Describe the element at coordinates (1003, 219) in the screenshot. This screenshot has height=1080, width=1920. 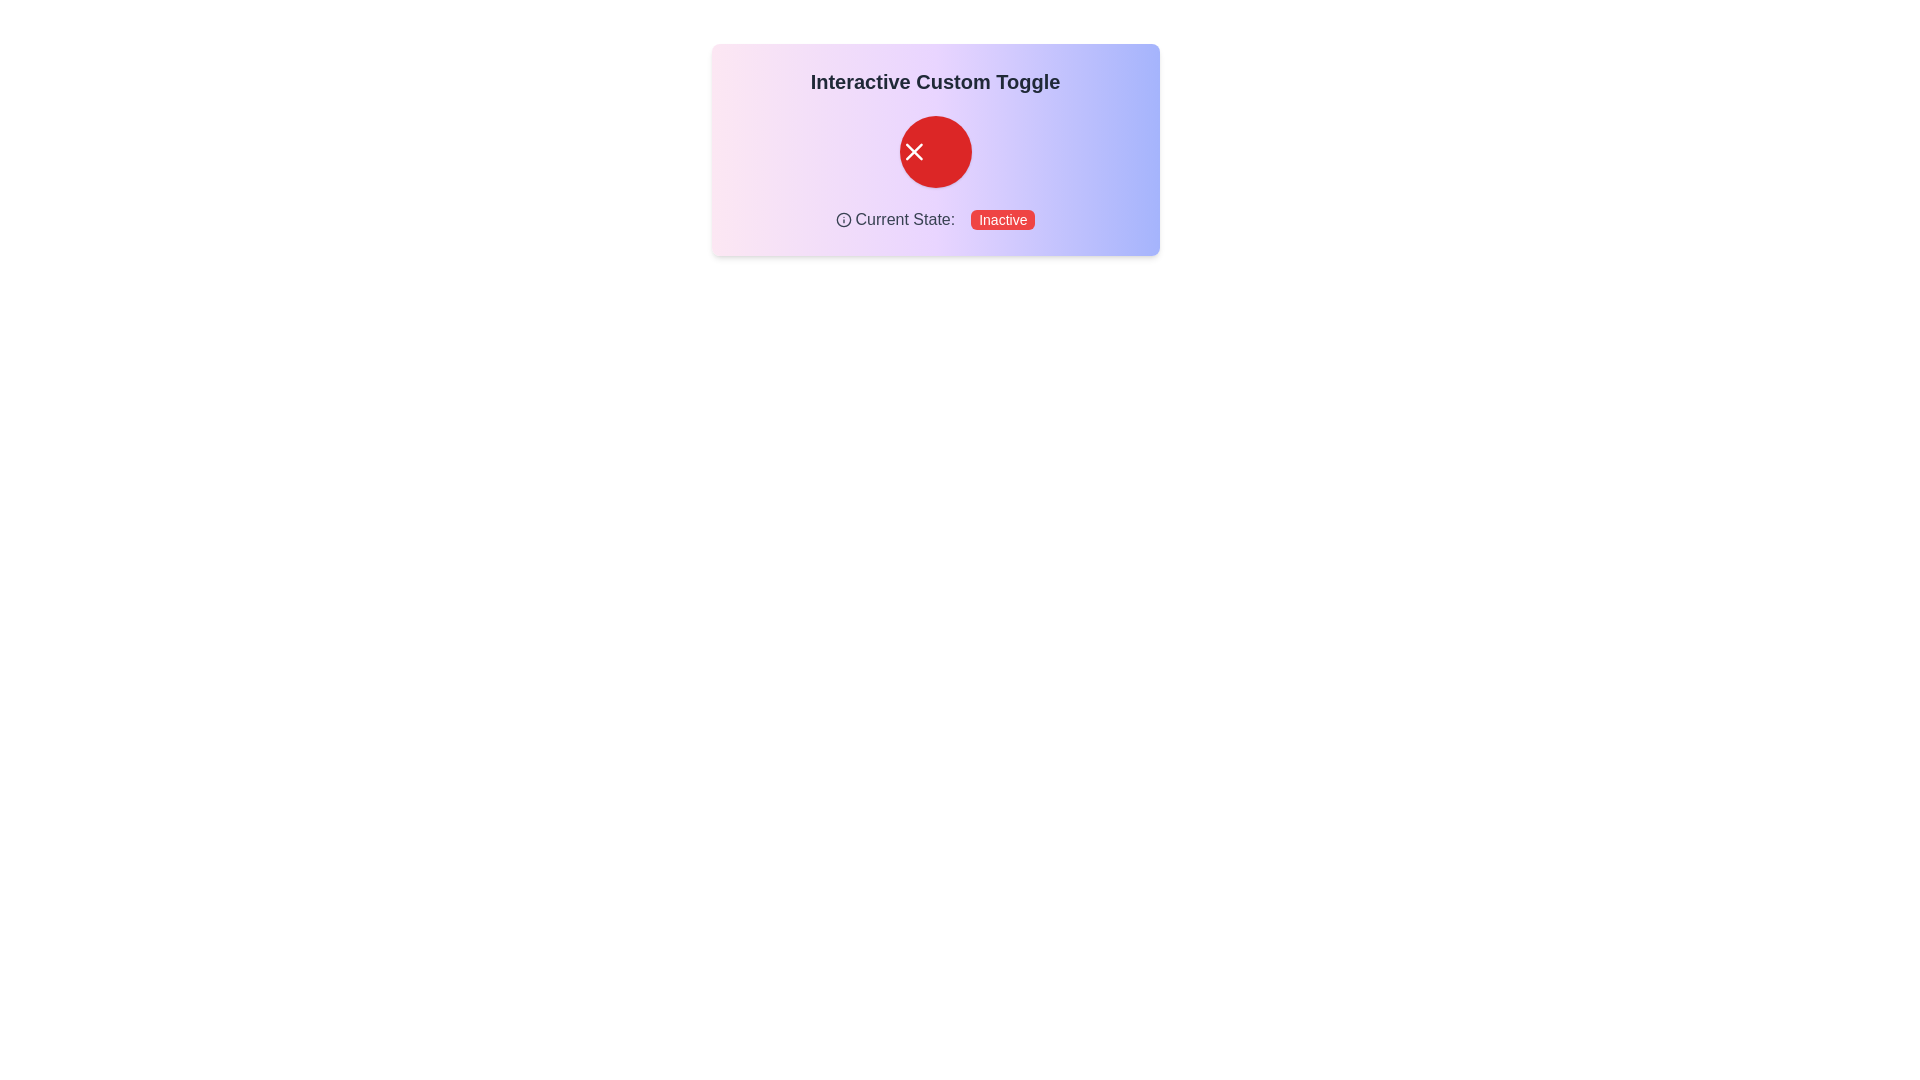
I see `the small red button with rounded corners that contains the text 'Inactive' in white, which indicates the current state` at that location.